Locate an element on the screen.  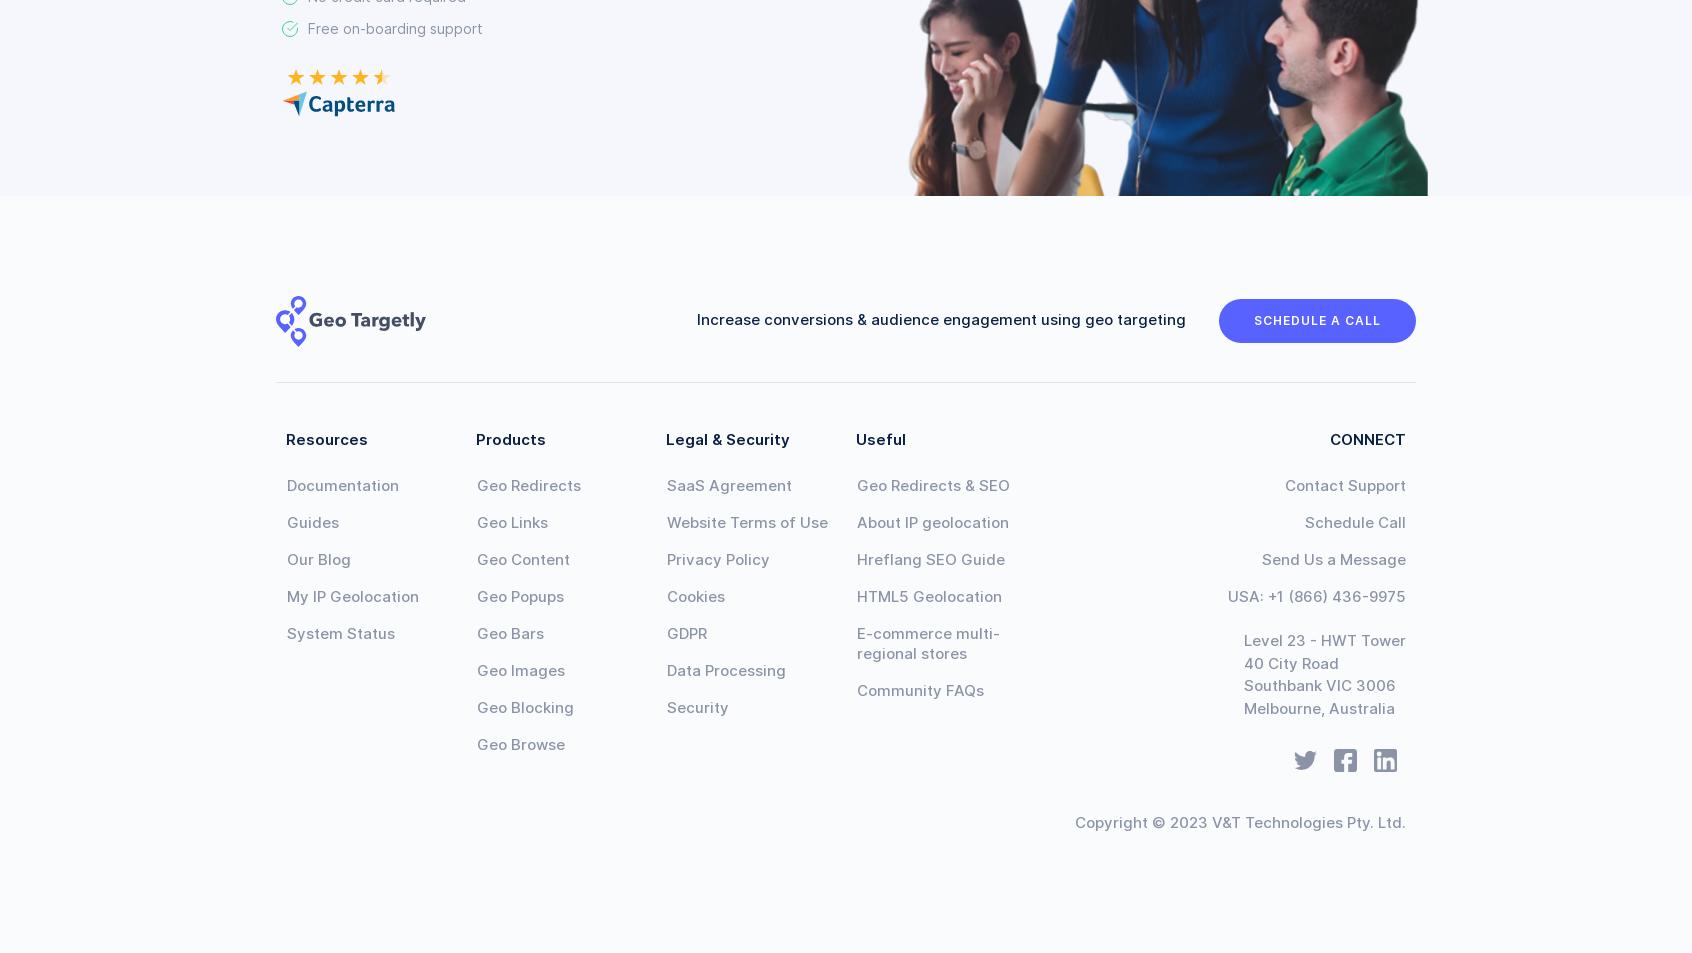
'Level 23 - HWT Tower' is located at coordinates (1322, 640).